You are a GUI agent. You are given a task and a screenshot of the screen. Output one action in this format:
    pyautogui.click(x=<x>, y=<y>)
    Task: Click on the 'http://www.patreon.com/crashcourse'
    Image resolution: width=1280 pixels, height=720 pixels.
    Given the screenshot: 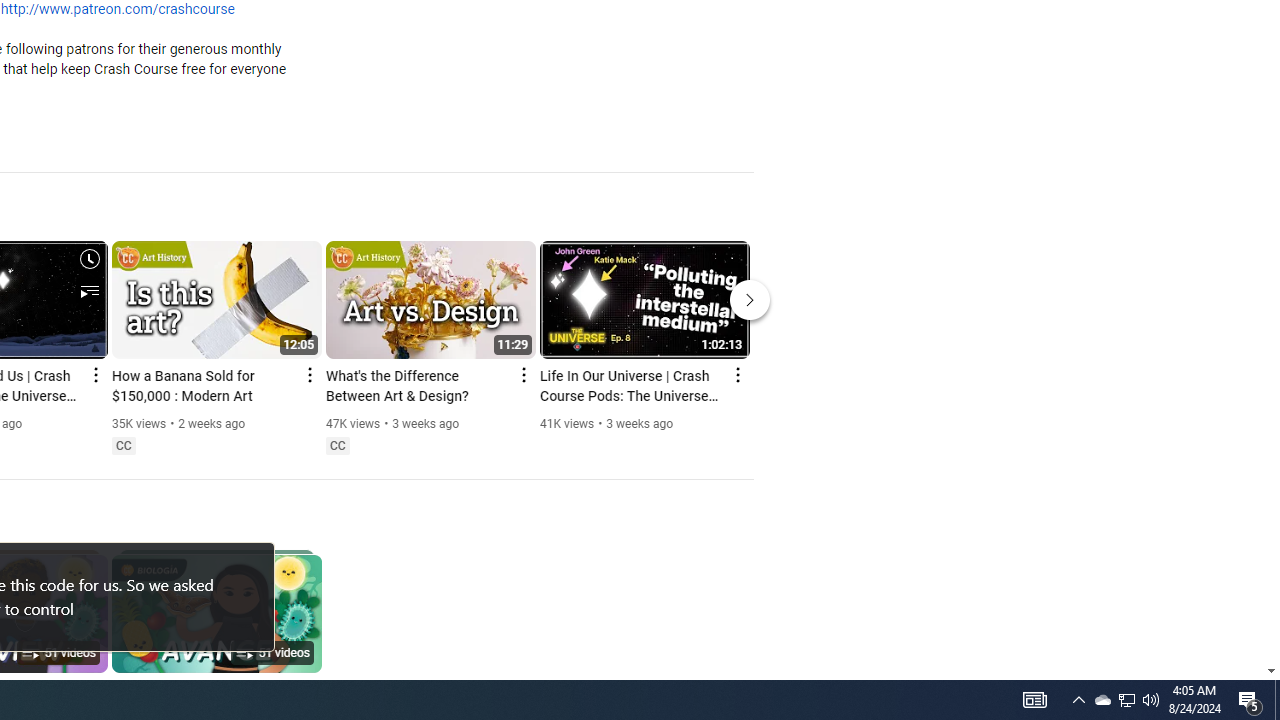 What is the action you would take?
    pyautogui.click(x=116, y=10)
    